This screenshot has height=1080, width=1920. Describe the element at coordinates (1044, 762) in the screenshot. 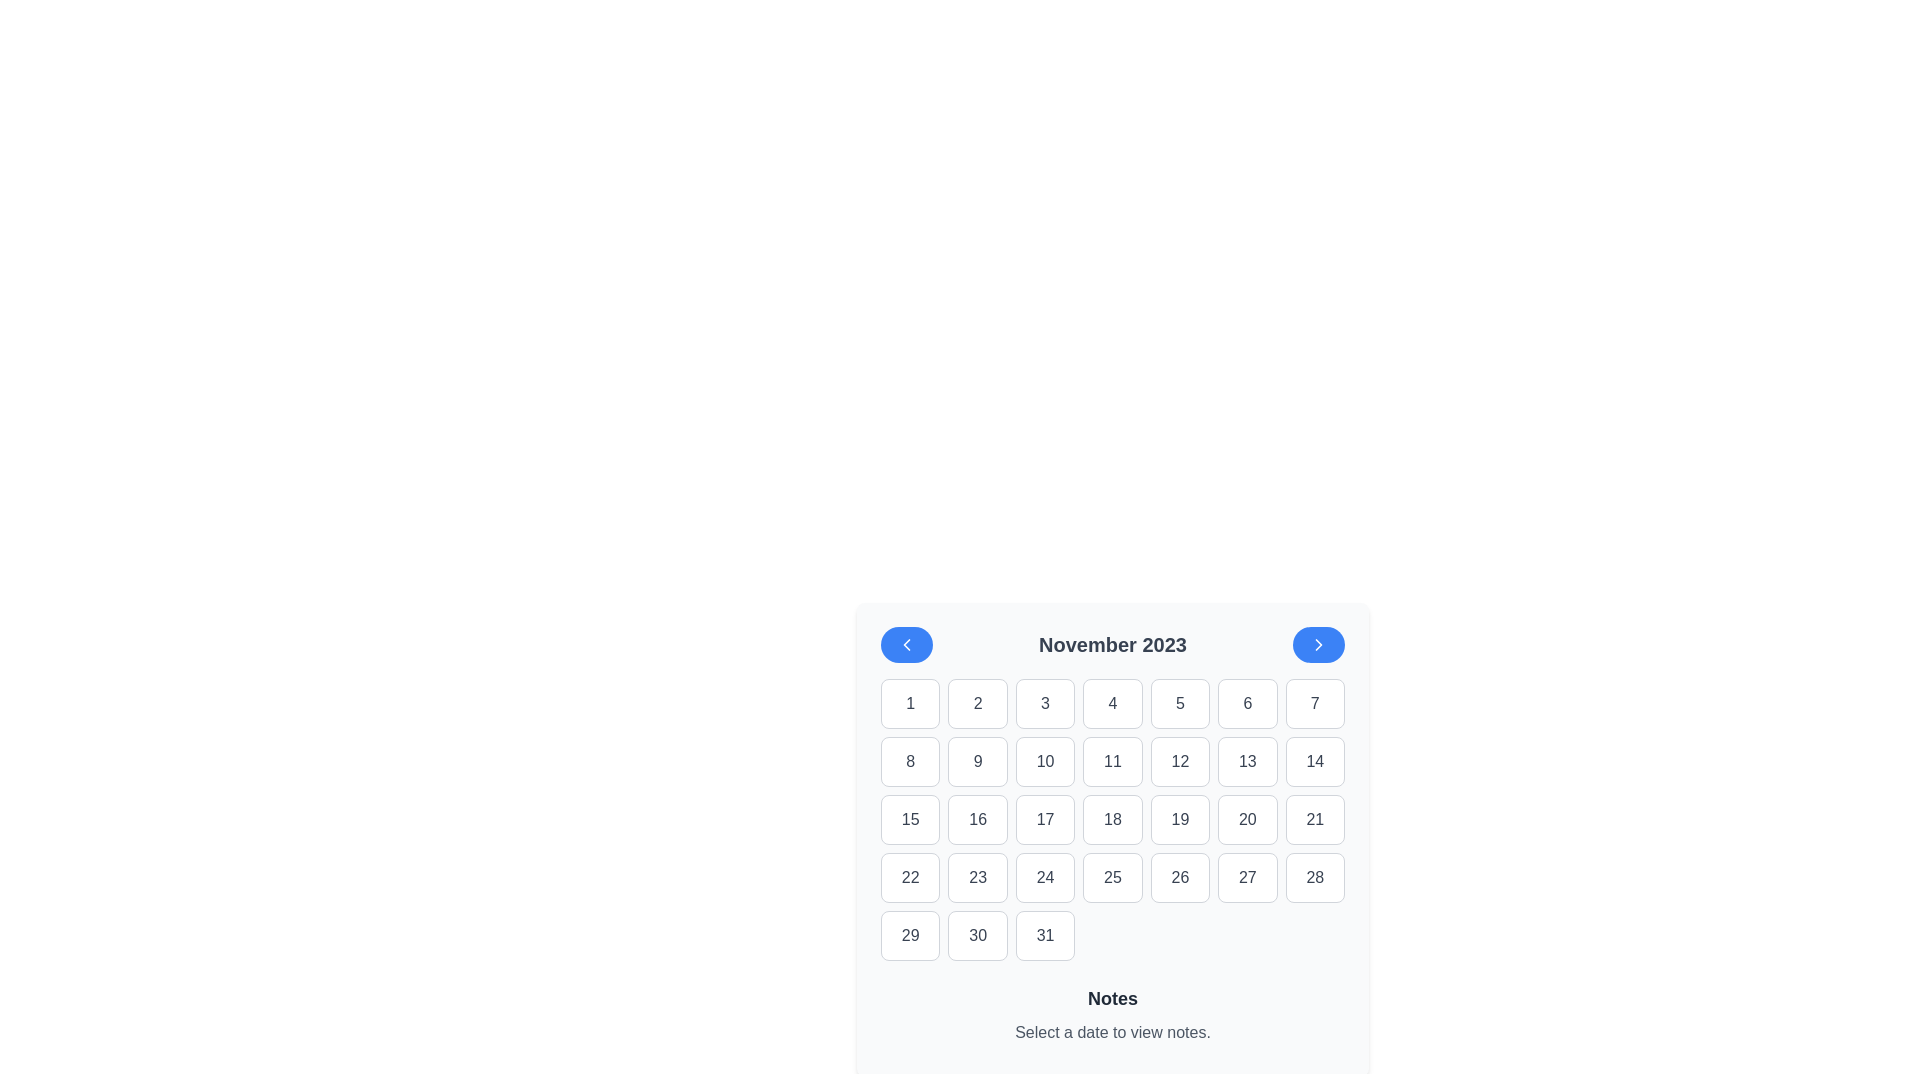

I see `the button displaying the number '10' located` at that location.